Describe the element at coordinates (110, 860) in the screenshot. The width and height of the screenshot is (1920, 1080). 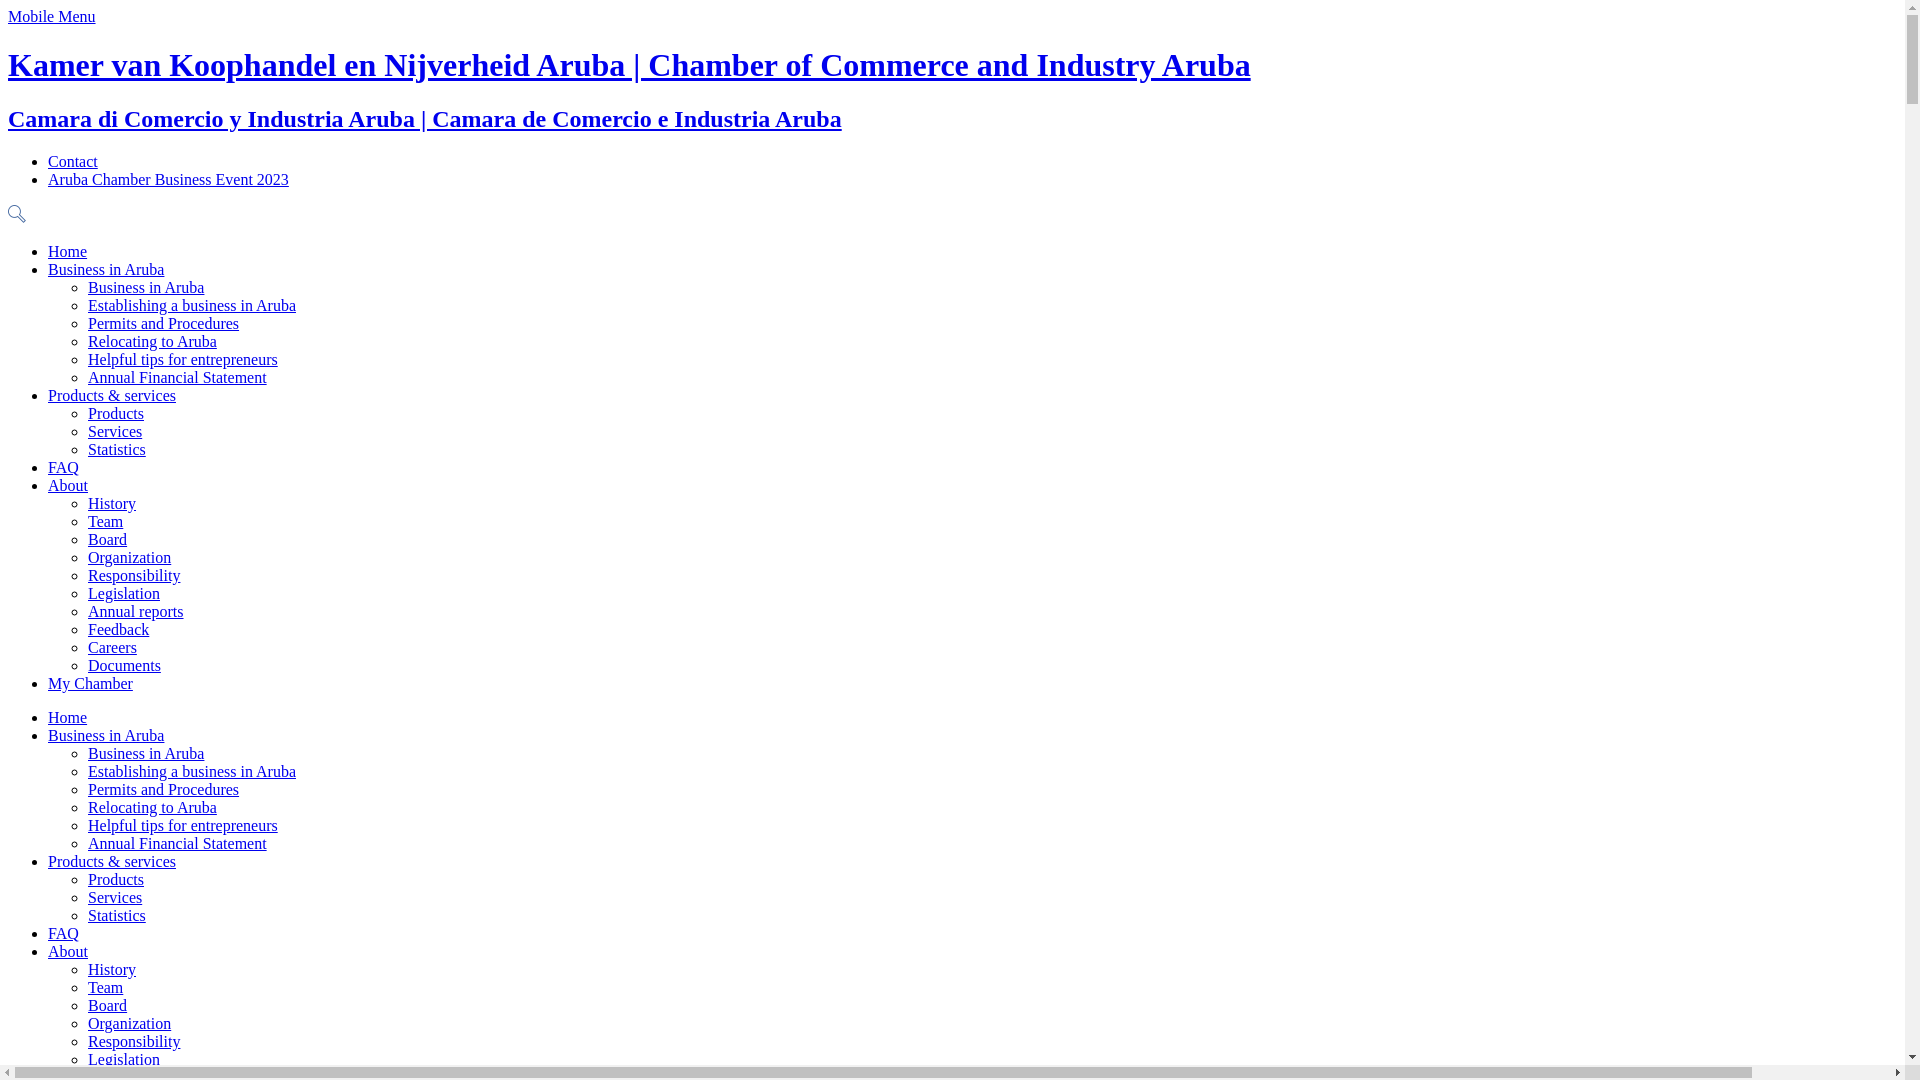
I see `'Products & services'` at that location.